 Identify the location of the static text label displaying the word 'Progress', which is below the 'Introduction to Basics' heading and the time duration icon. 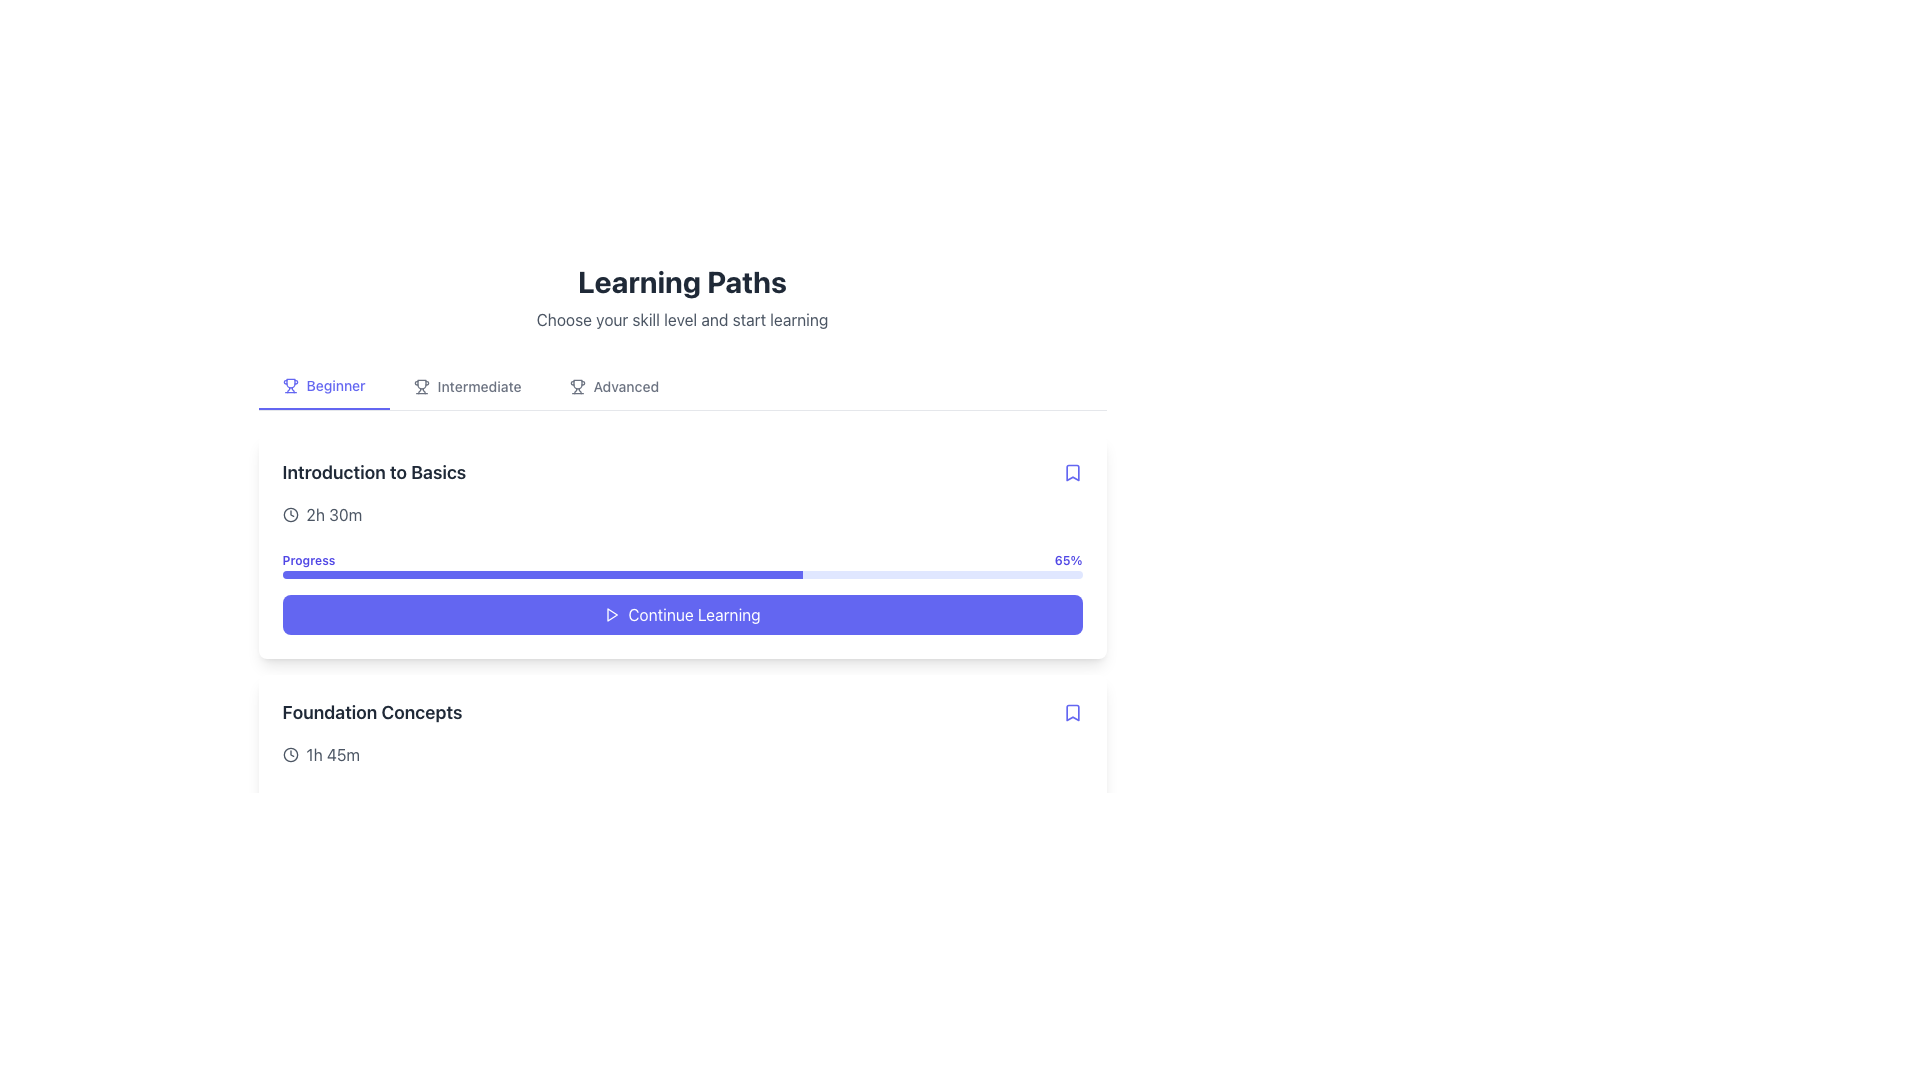
(307, 560).